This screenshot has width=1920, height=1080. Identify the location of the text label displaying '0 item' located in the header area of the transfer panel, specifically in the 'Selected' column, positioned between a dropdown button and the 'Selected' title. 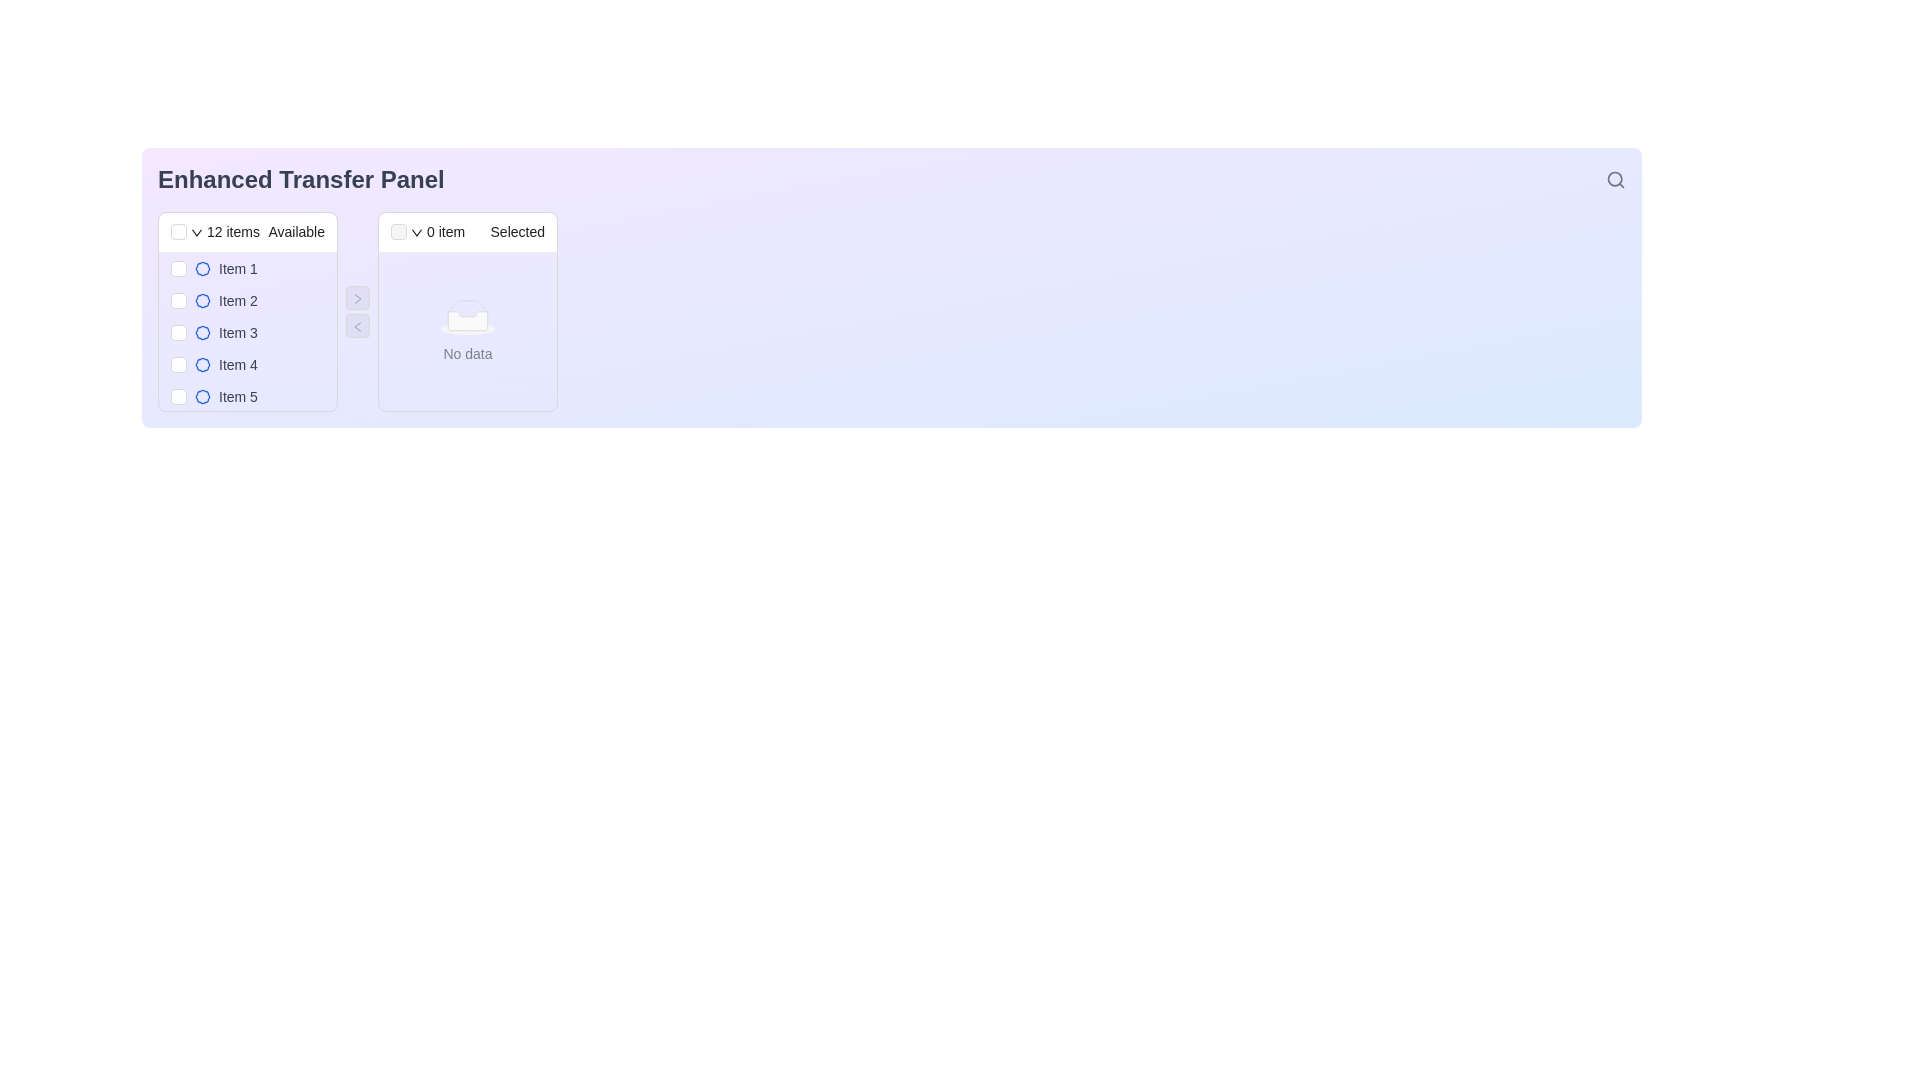
(445, 230).